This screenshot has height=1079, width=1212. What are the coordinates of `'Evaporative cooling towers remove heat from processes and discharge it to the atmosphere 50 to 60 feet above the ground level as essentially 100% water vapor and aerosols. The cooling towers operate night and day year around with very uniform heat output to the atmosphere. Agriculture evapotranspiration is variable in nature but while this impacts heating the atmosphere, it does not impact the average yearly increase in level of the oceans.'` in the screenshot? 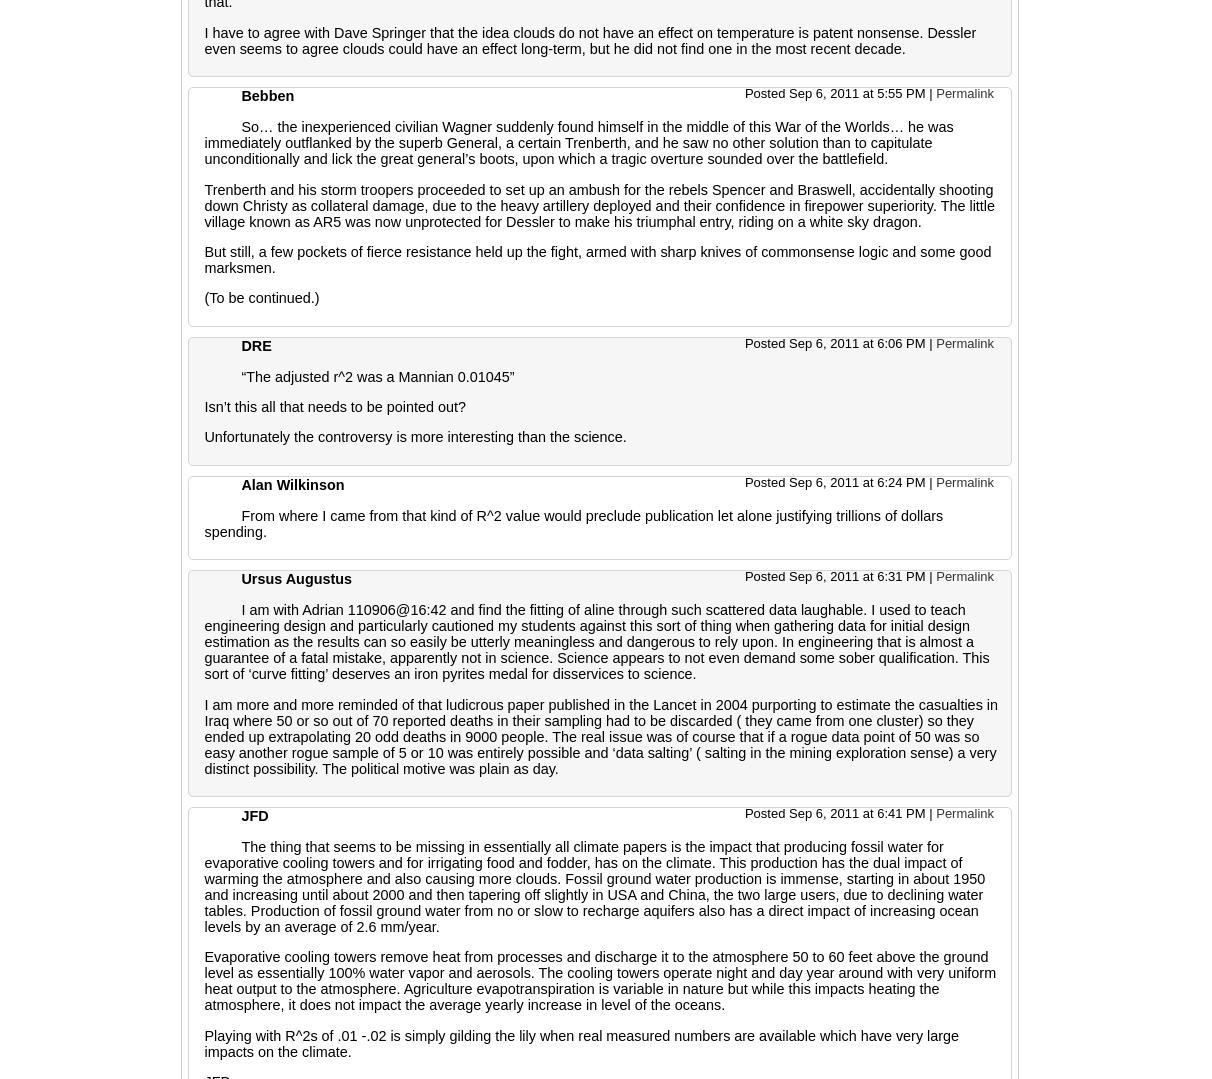 It's located at (202, 980).